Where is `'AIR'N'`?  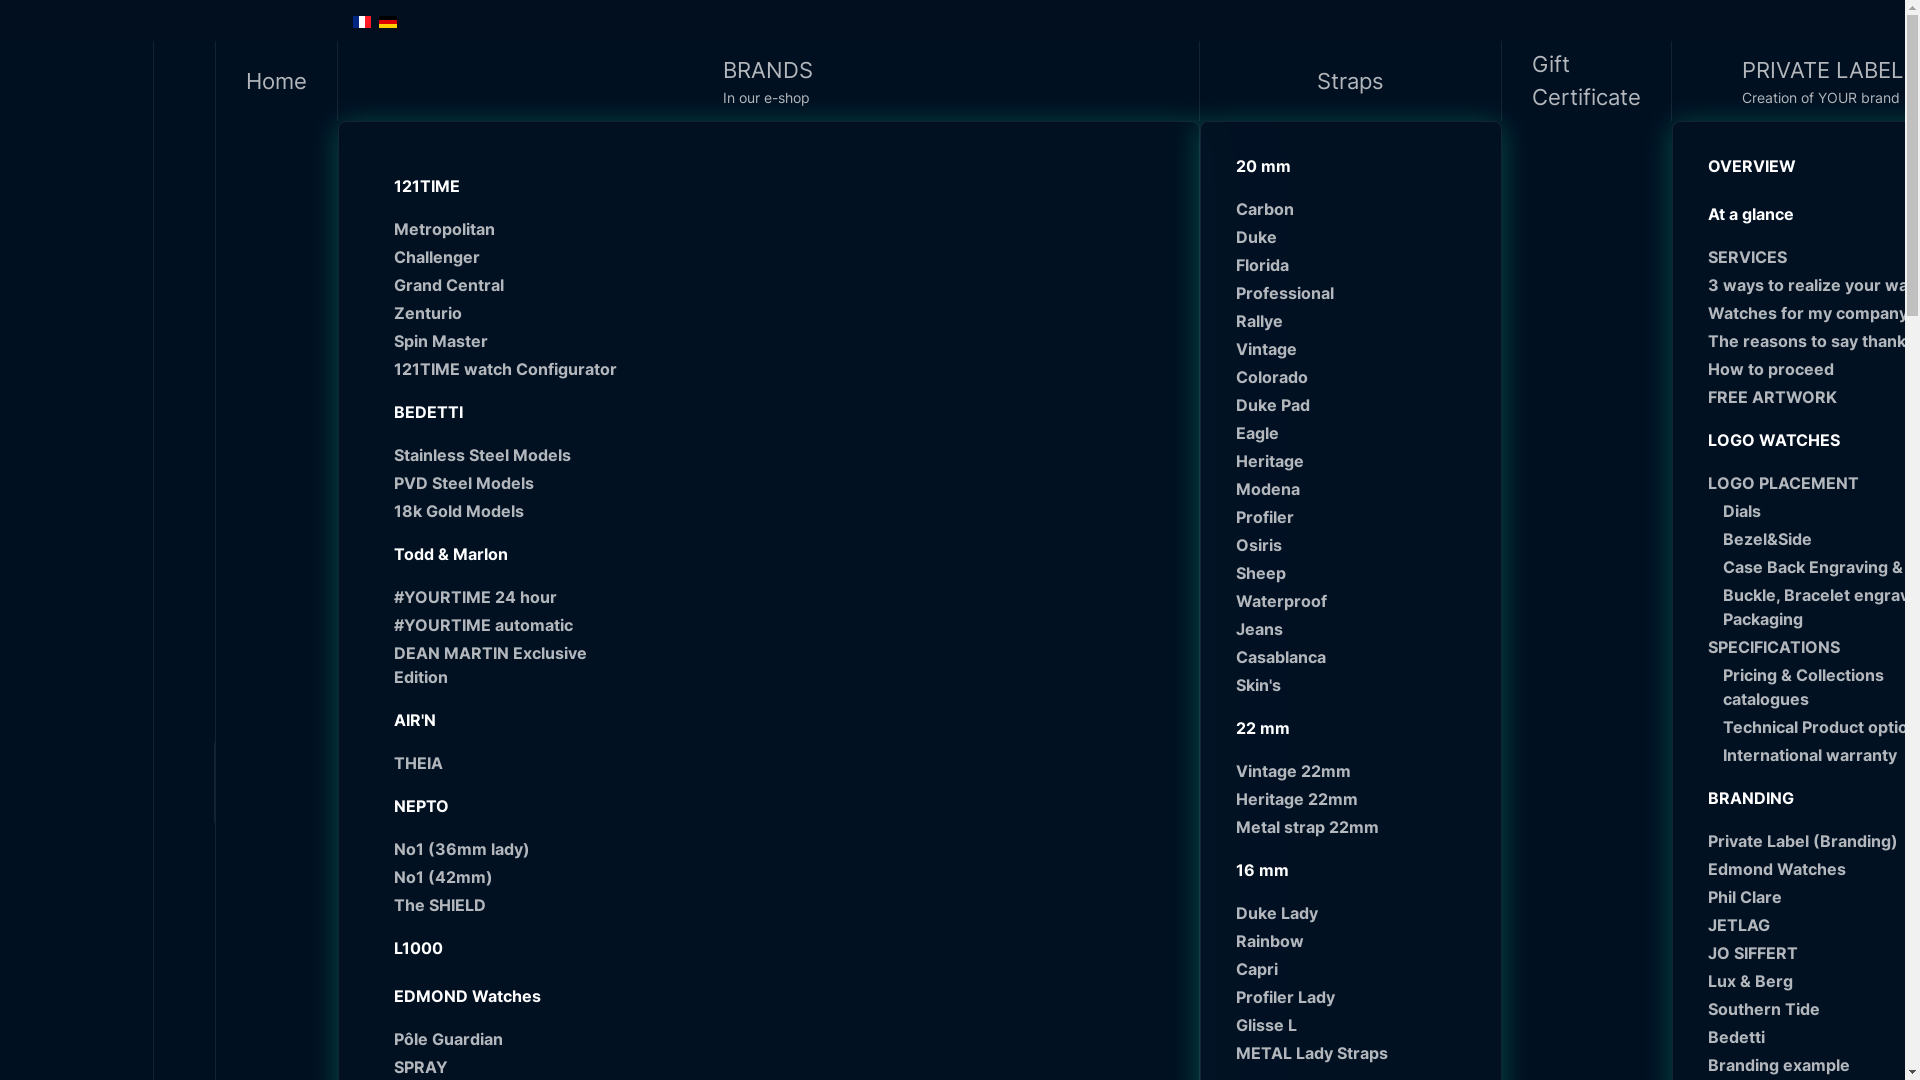 'AIR'N' is located at coordinates (498, 720).